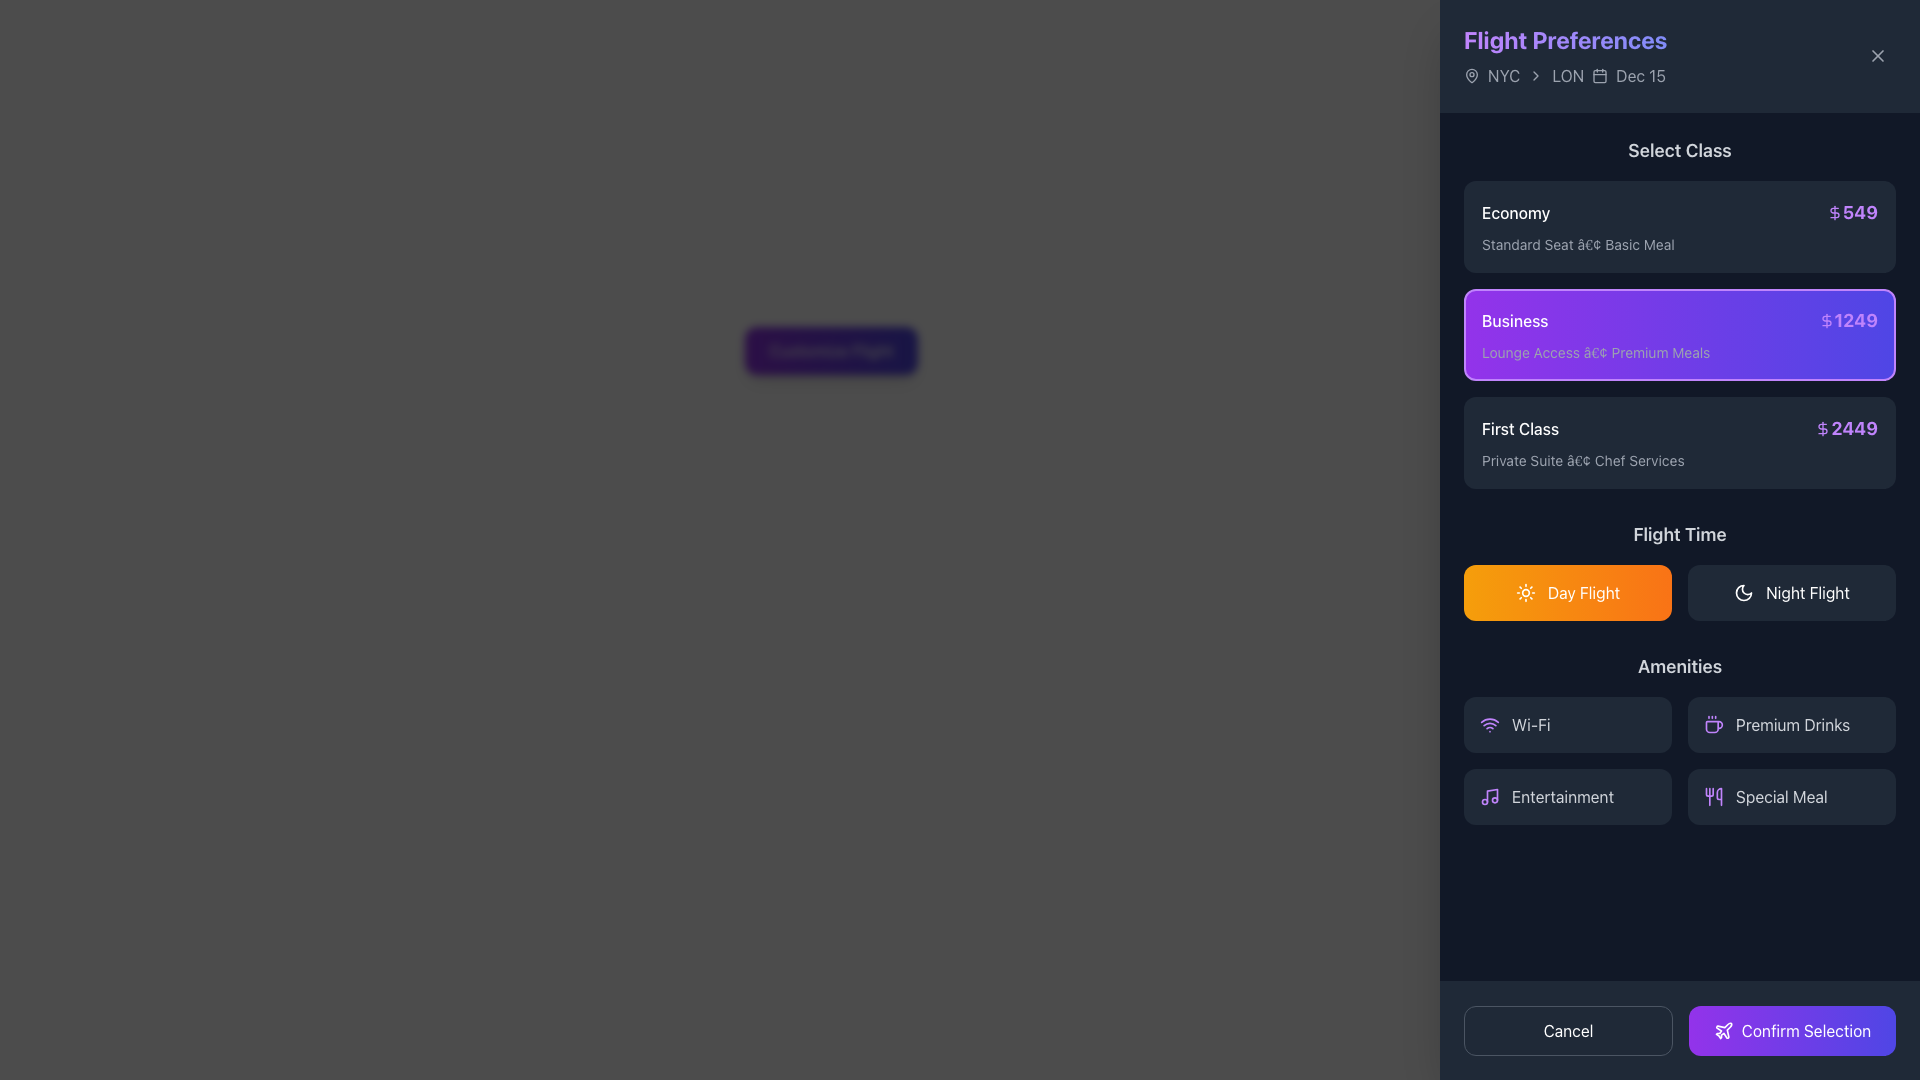  I want to click on the 'Amenities' section header located within the 'Flight Preferences' interface, positioned directly beneath the 'Flight Time' option, so click(1680, 667).